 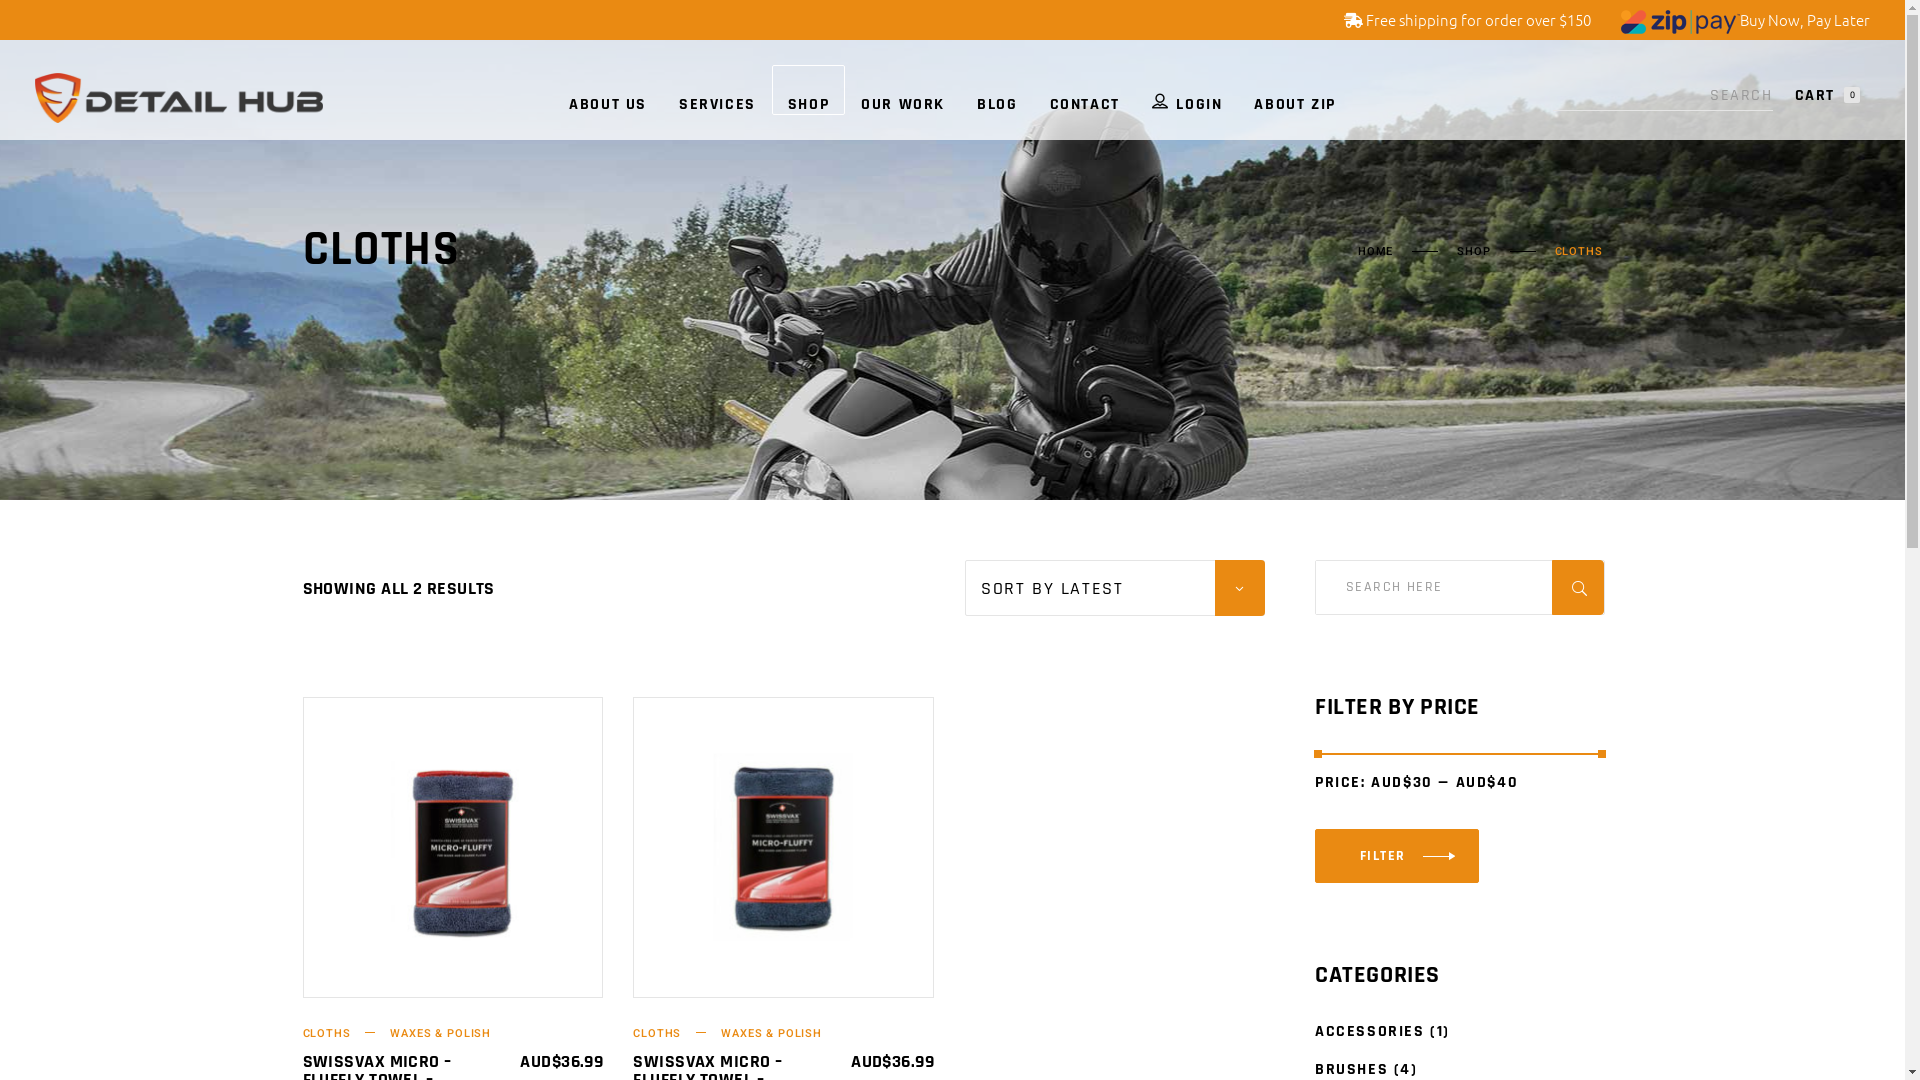 I want to click on 'ABOUT US', so click(x=607, y=88).